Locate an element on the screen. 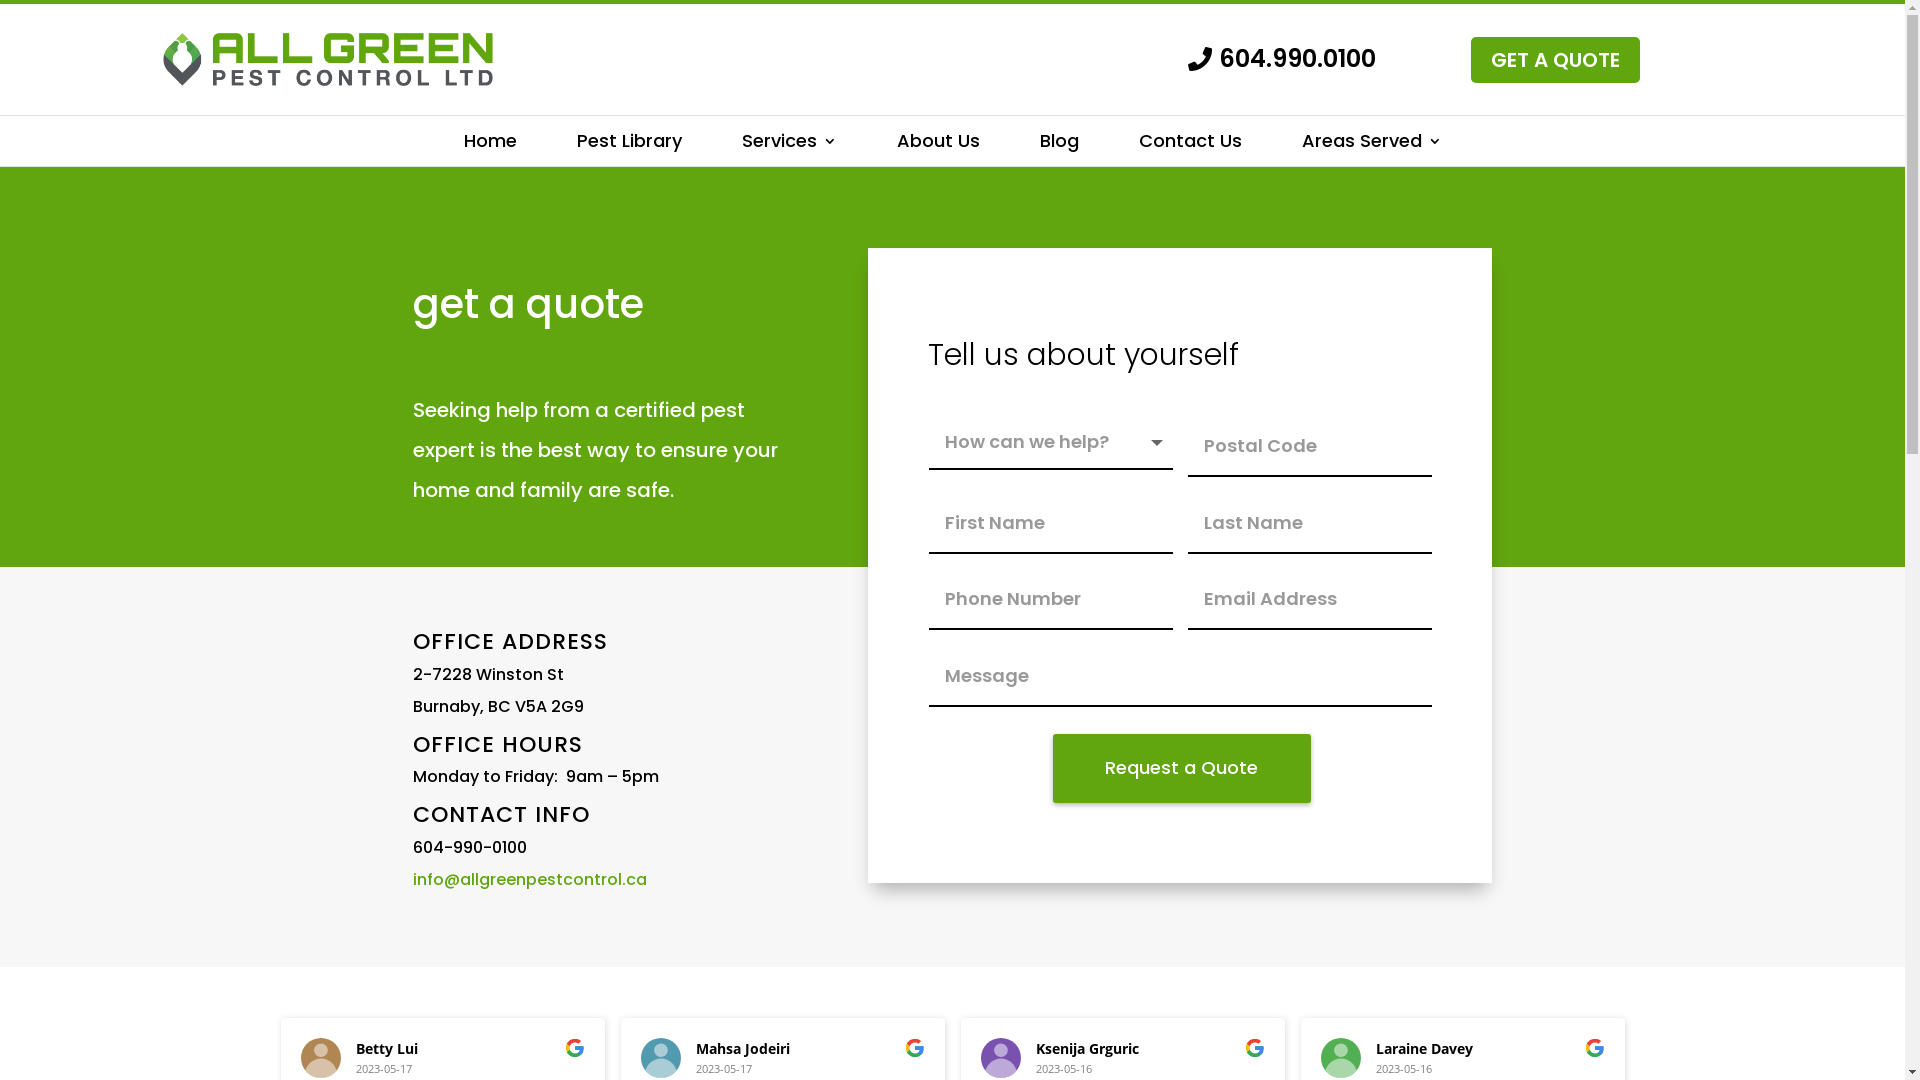 Image resolution: width=1920 pixels, height=1080 pixels. 'Areas Served' is located at coordinates (1301, 144).